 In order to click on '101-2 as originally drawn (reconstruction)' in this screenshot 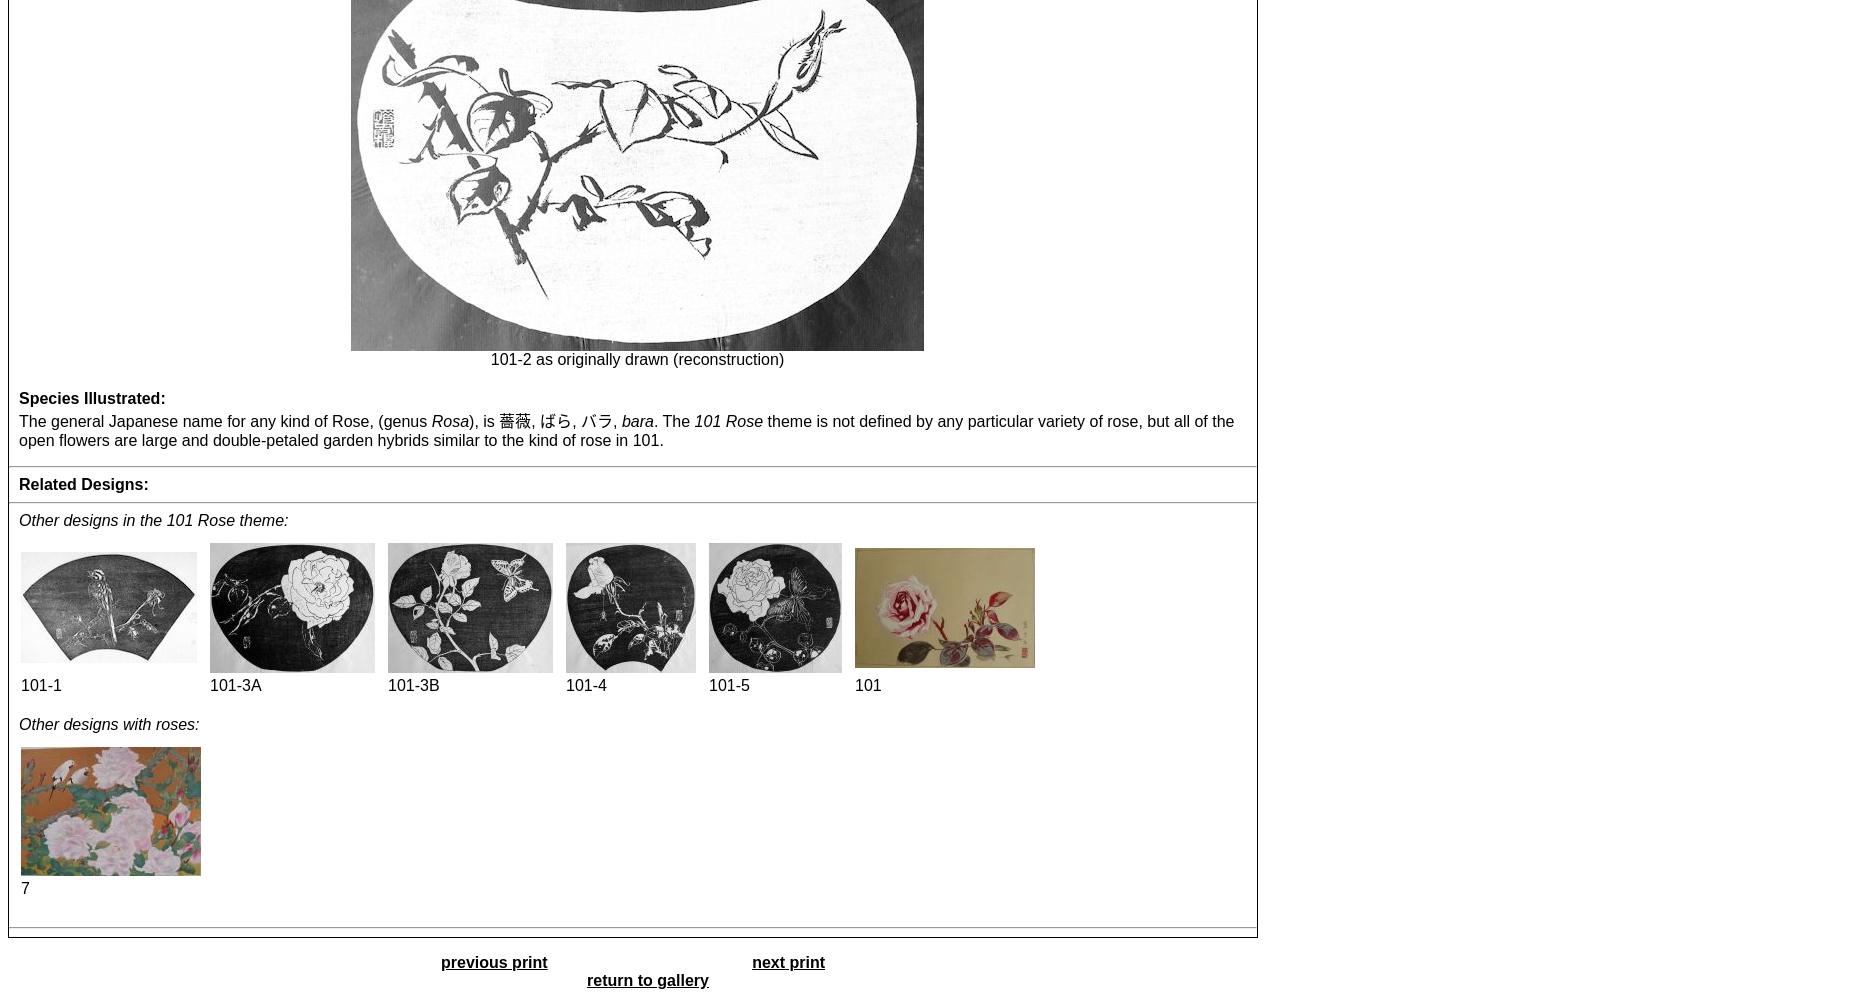, I will do `click(636, 358)`.